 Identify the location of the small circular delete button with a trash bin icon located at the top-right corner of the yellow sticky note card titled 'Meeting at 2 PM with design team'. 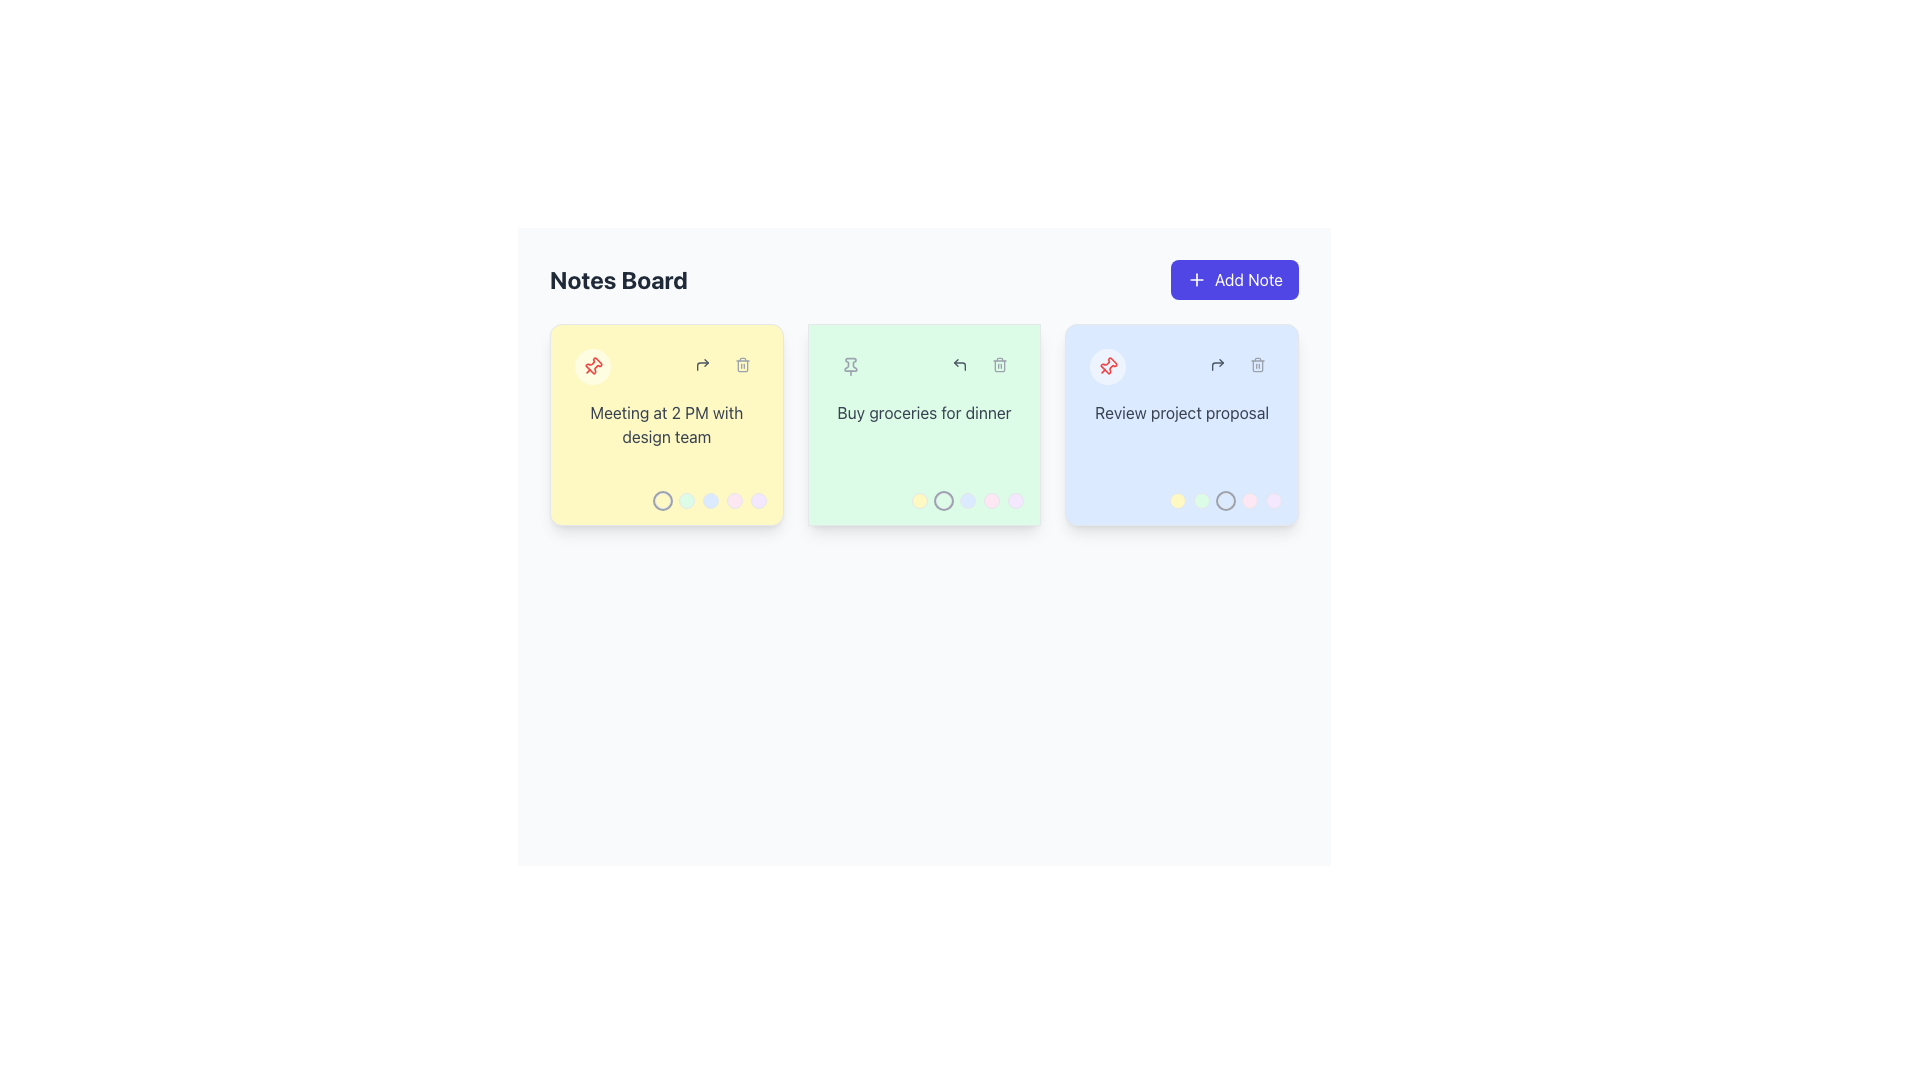
(741, 365).